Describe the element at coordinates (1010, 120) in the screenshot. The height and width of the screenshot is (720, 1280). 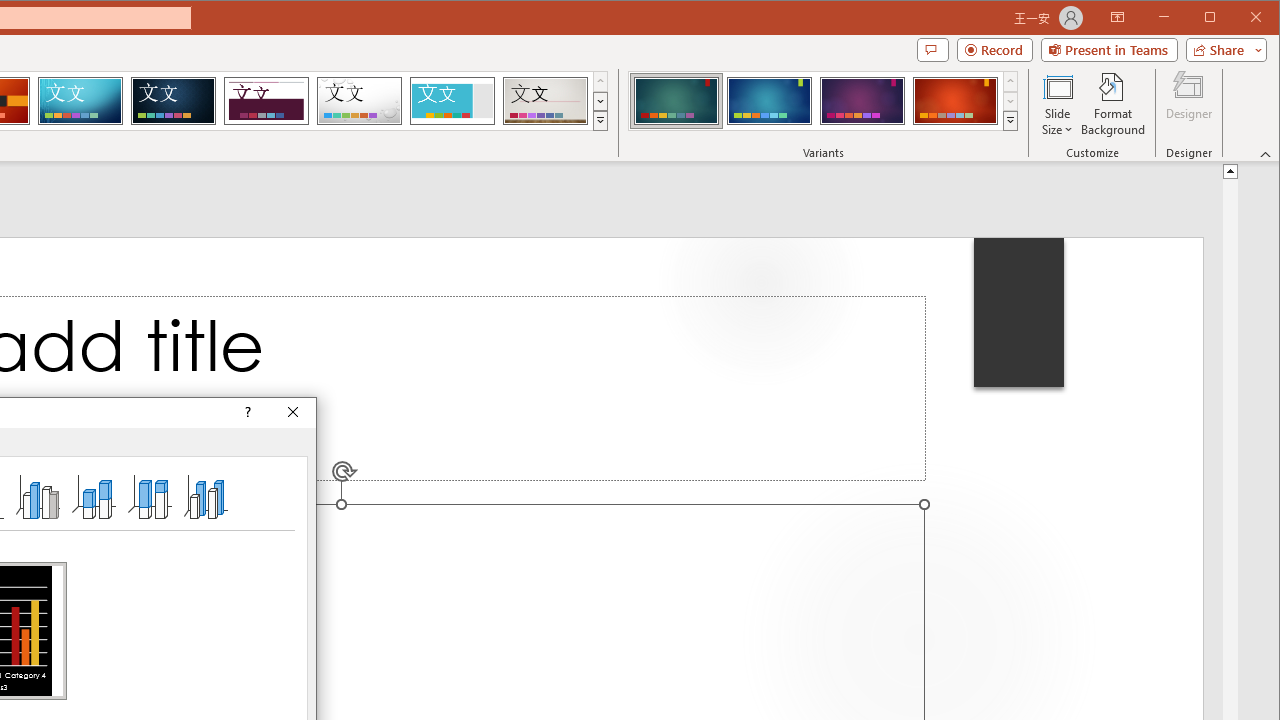
I see `'Variants'` at that location.